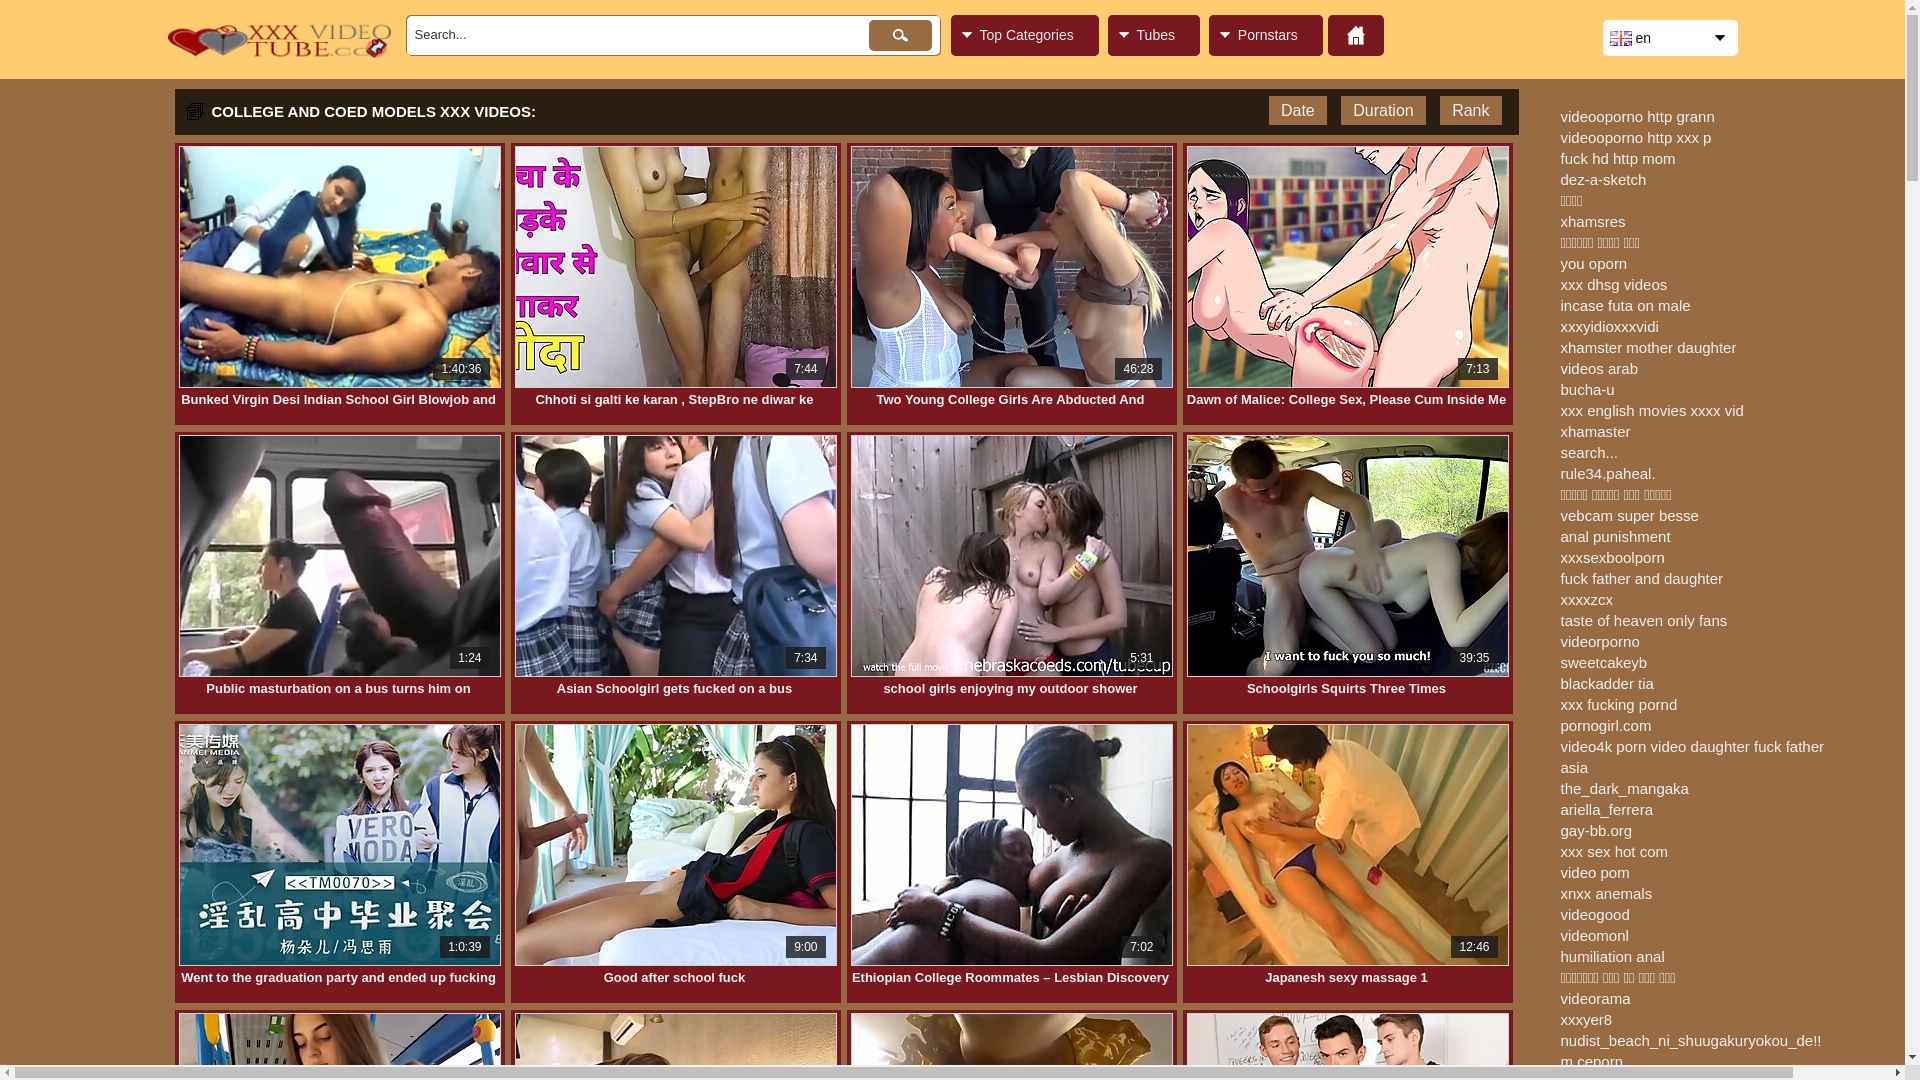  I want to click on 'you oporn', so click(1592, 262).